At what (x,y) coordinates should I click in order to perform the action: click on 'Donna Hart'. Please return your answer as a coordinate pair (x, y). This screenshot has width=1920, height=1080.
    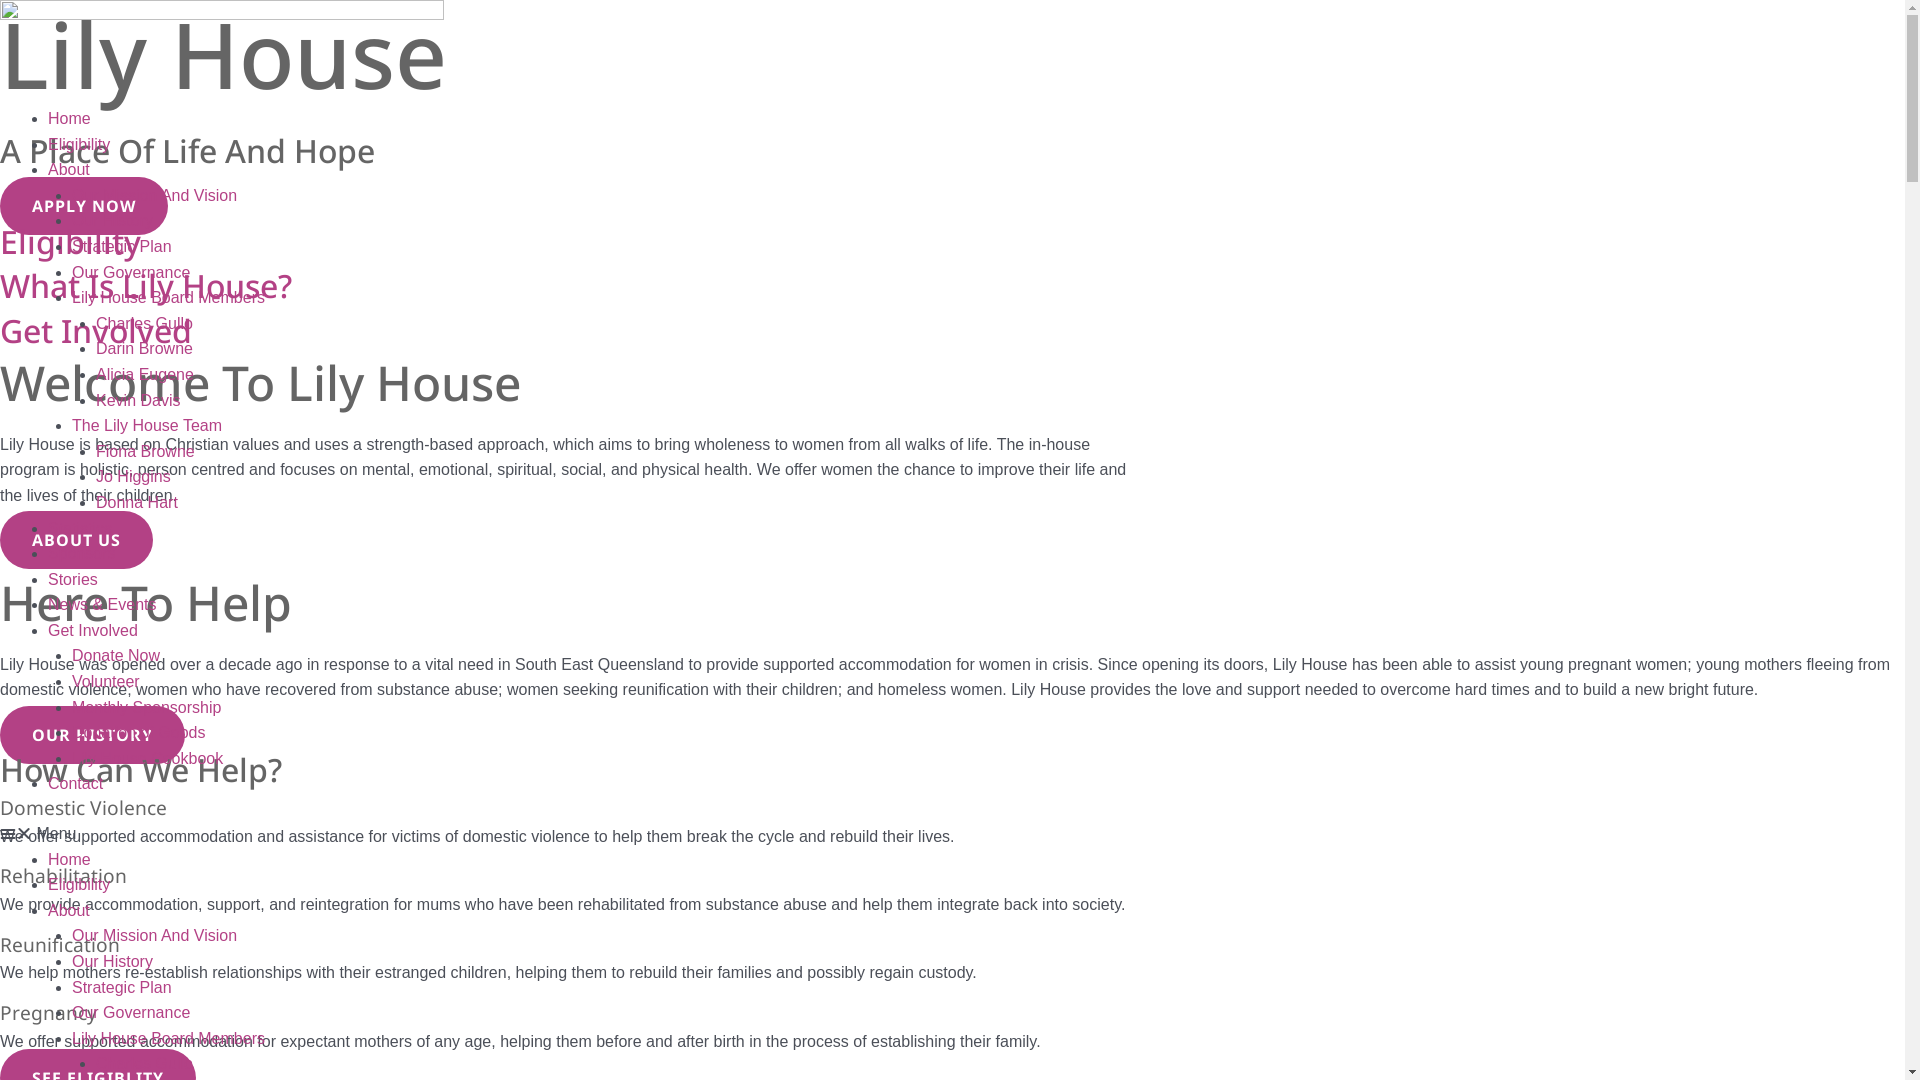
    Looking at the image, I should click on (136, 501).